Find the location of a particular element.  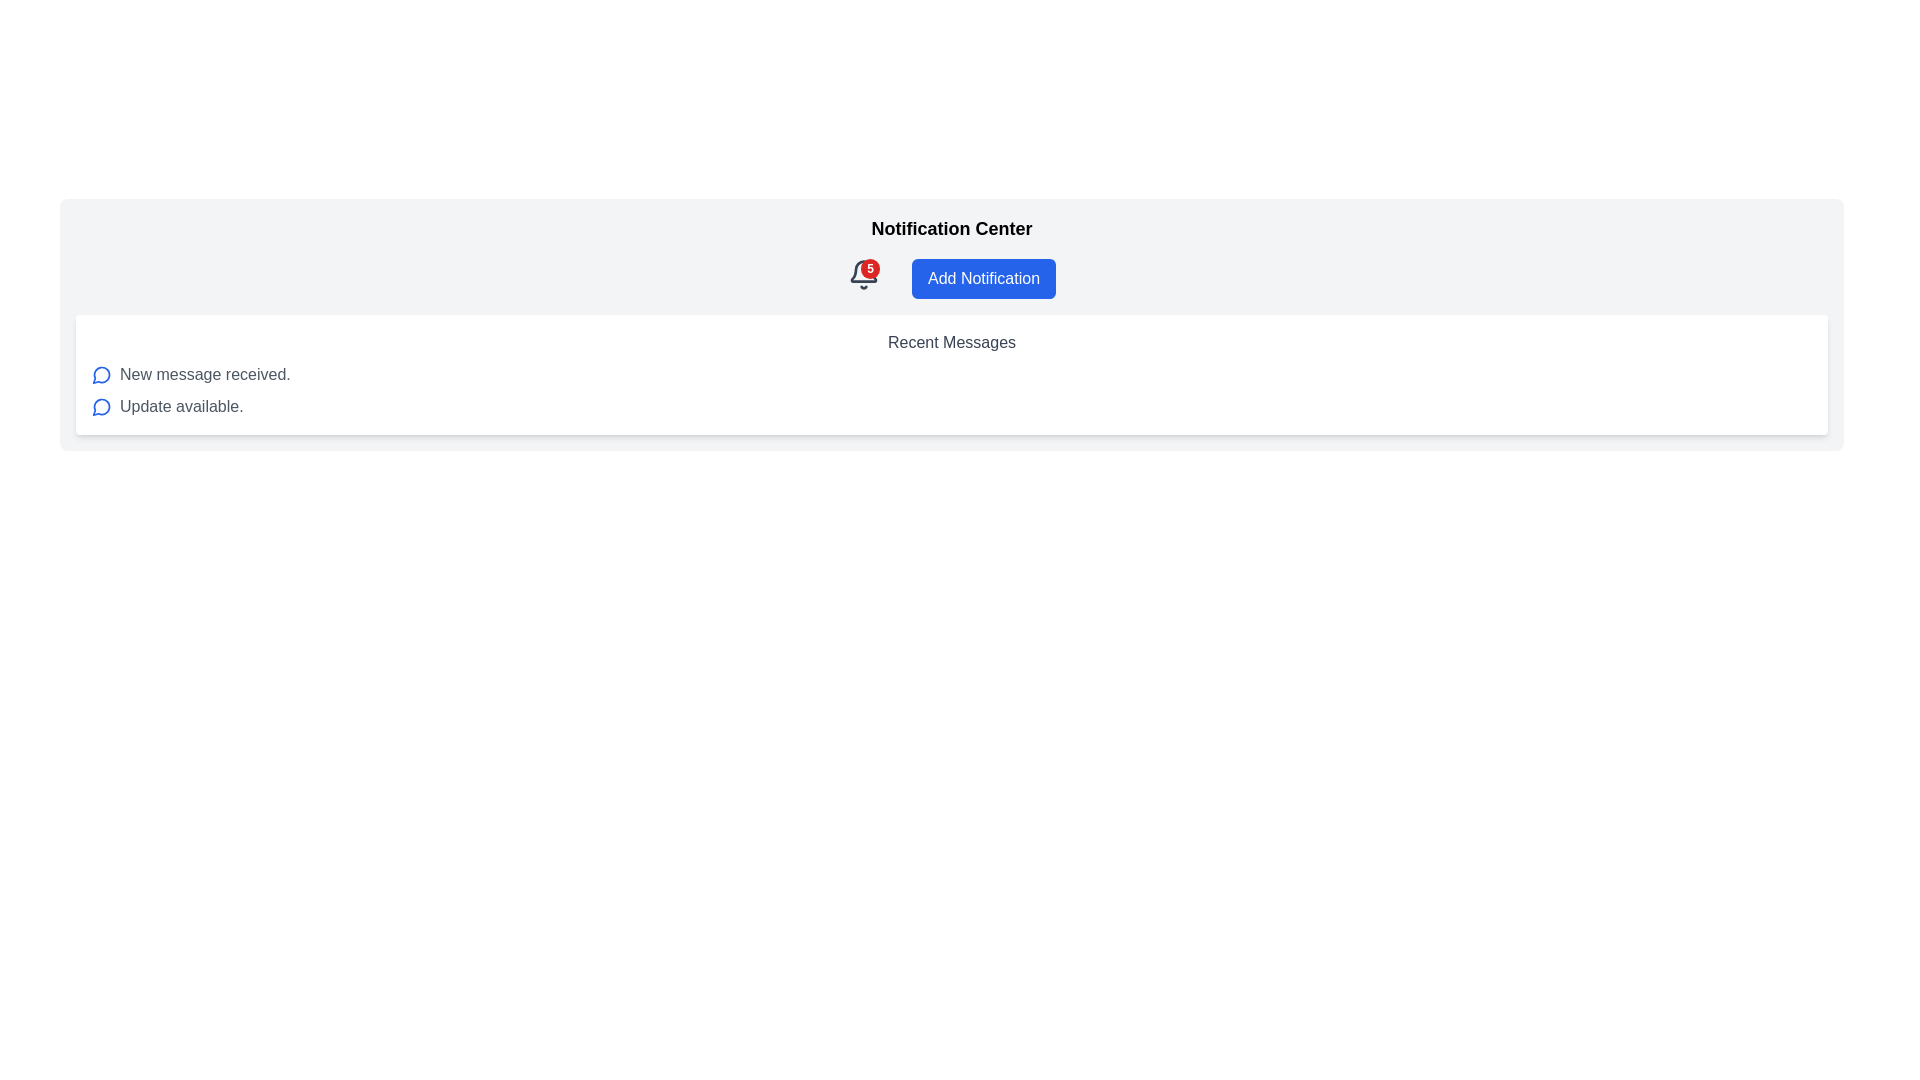

the displayed number on the Notification badge, which indicates new notifications and is positioned at the top-right corner of the notification bell icon is located at coordinates (870, 268).